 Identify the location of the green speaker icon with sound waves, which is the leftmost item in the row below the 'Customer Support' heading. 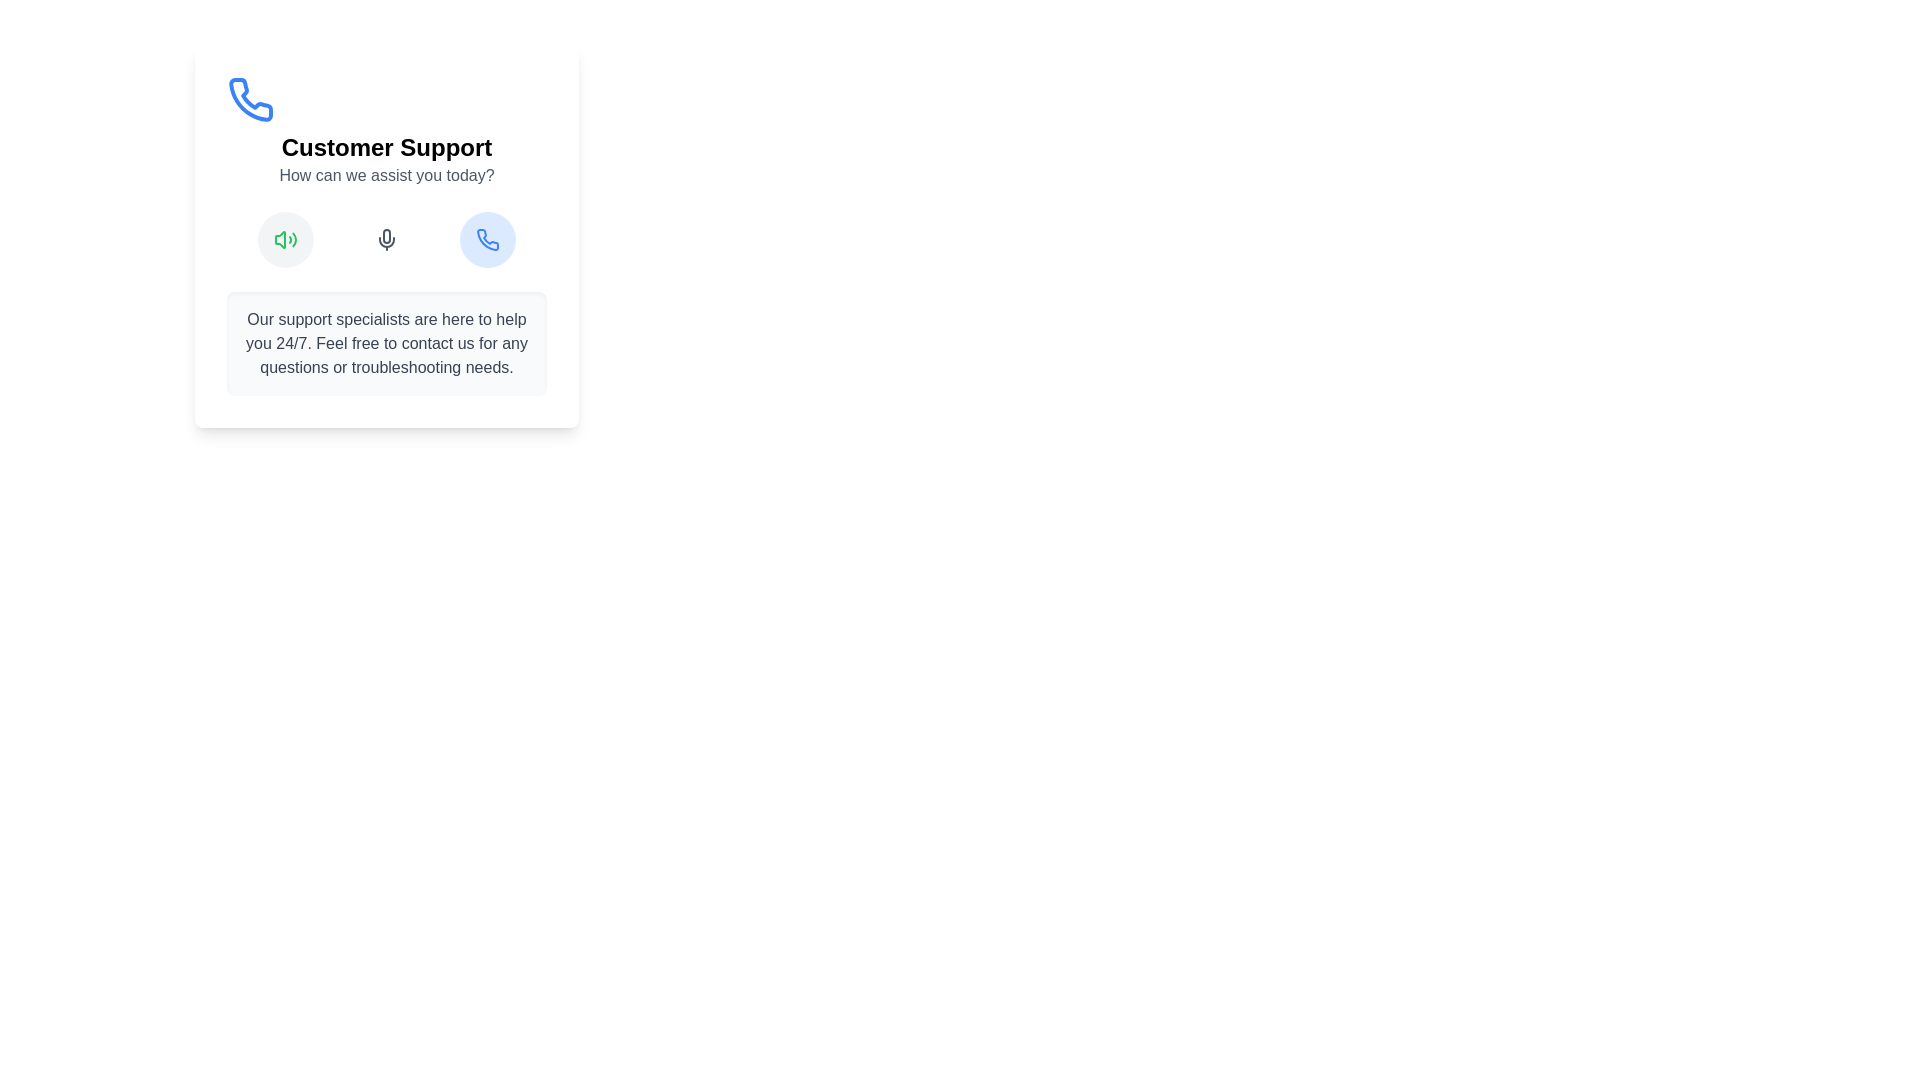
(284, 238).